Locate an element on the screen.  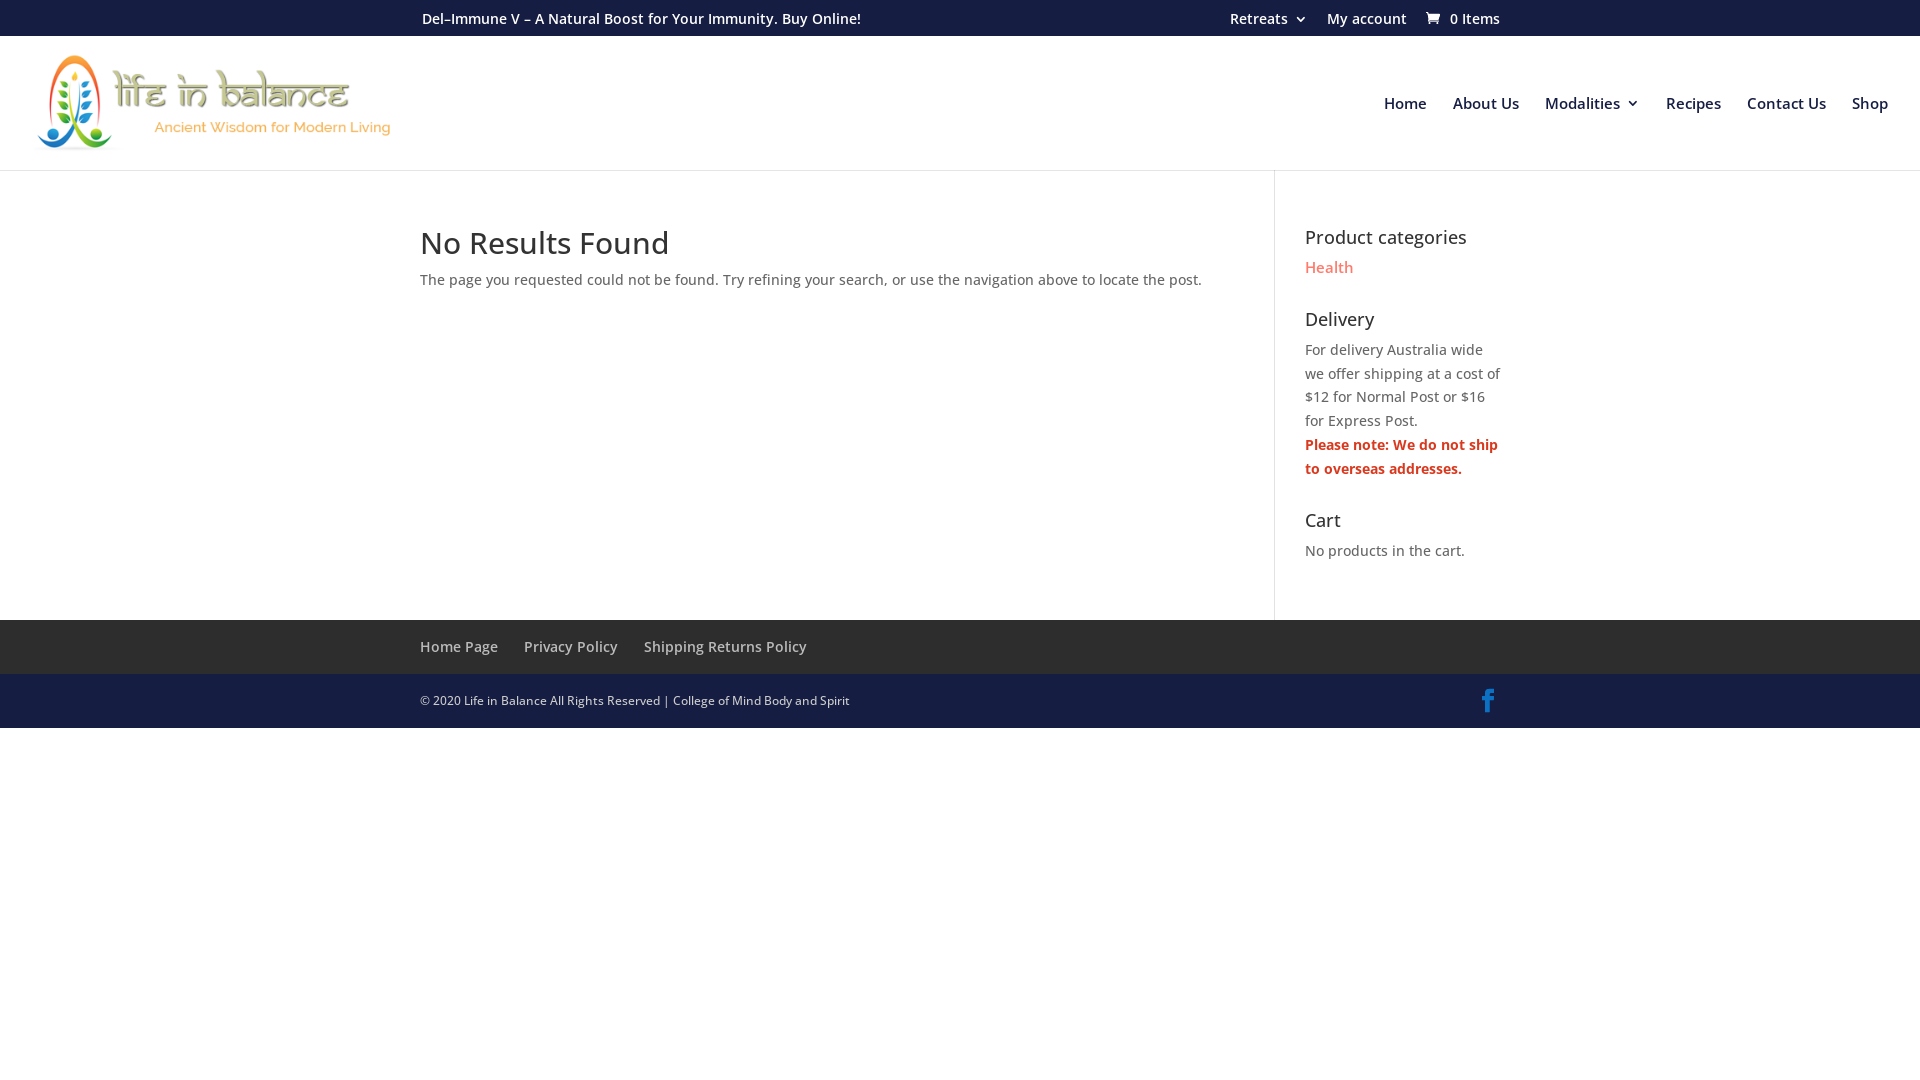
'Home Page' is located at coordinates (458, 646).